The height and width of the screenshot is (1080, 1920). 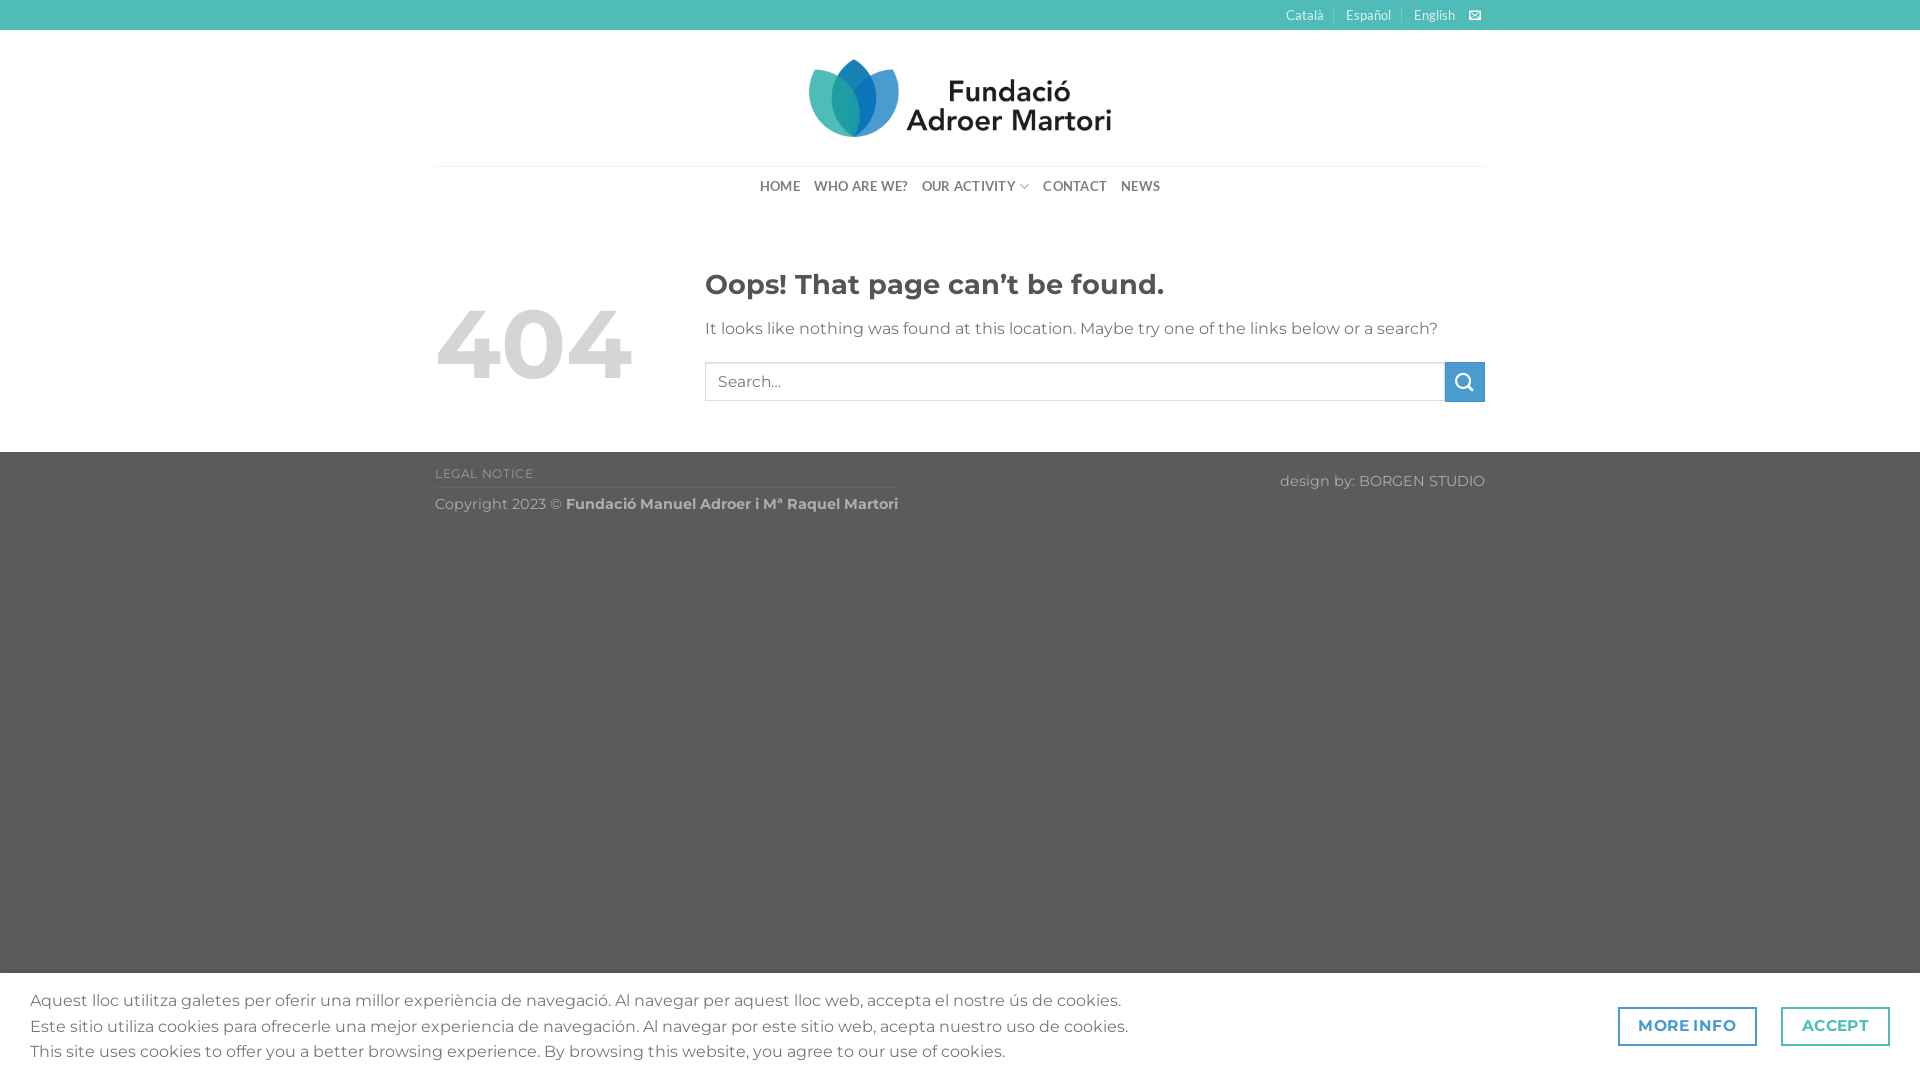 I want to click on 'English', so click(x=1433, y=15).